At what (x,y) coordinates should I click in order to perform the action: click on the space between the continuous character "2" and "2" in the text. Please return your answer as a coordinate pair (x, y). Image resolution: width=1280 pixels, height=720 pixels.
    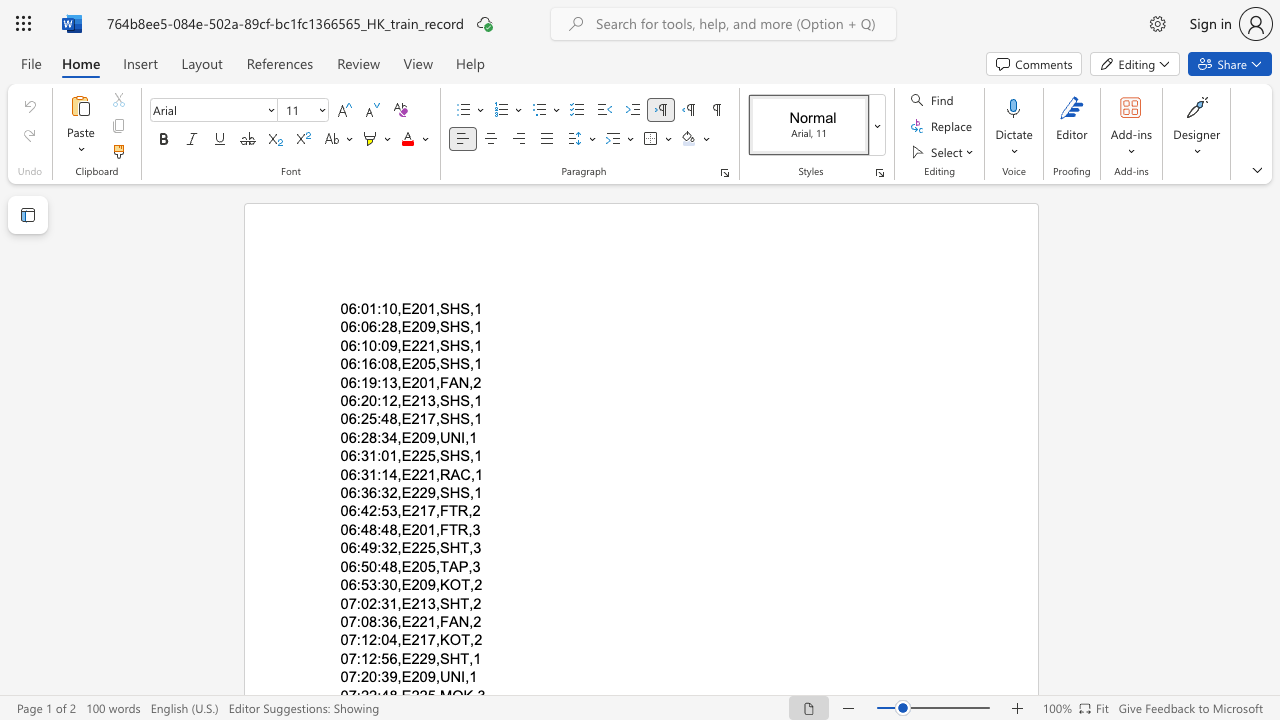
    Looking at the image, I should click on (418, 658).